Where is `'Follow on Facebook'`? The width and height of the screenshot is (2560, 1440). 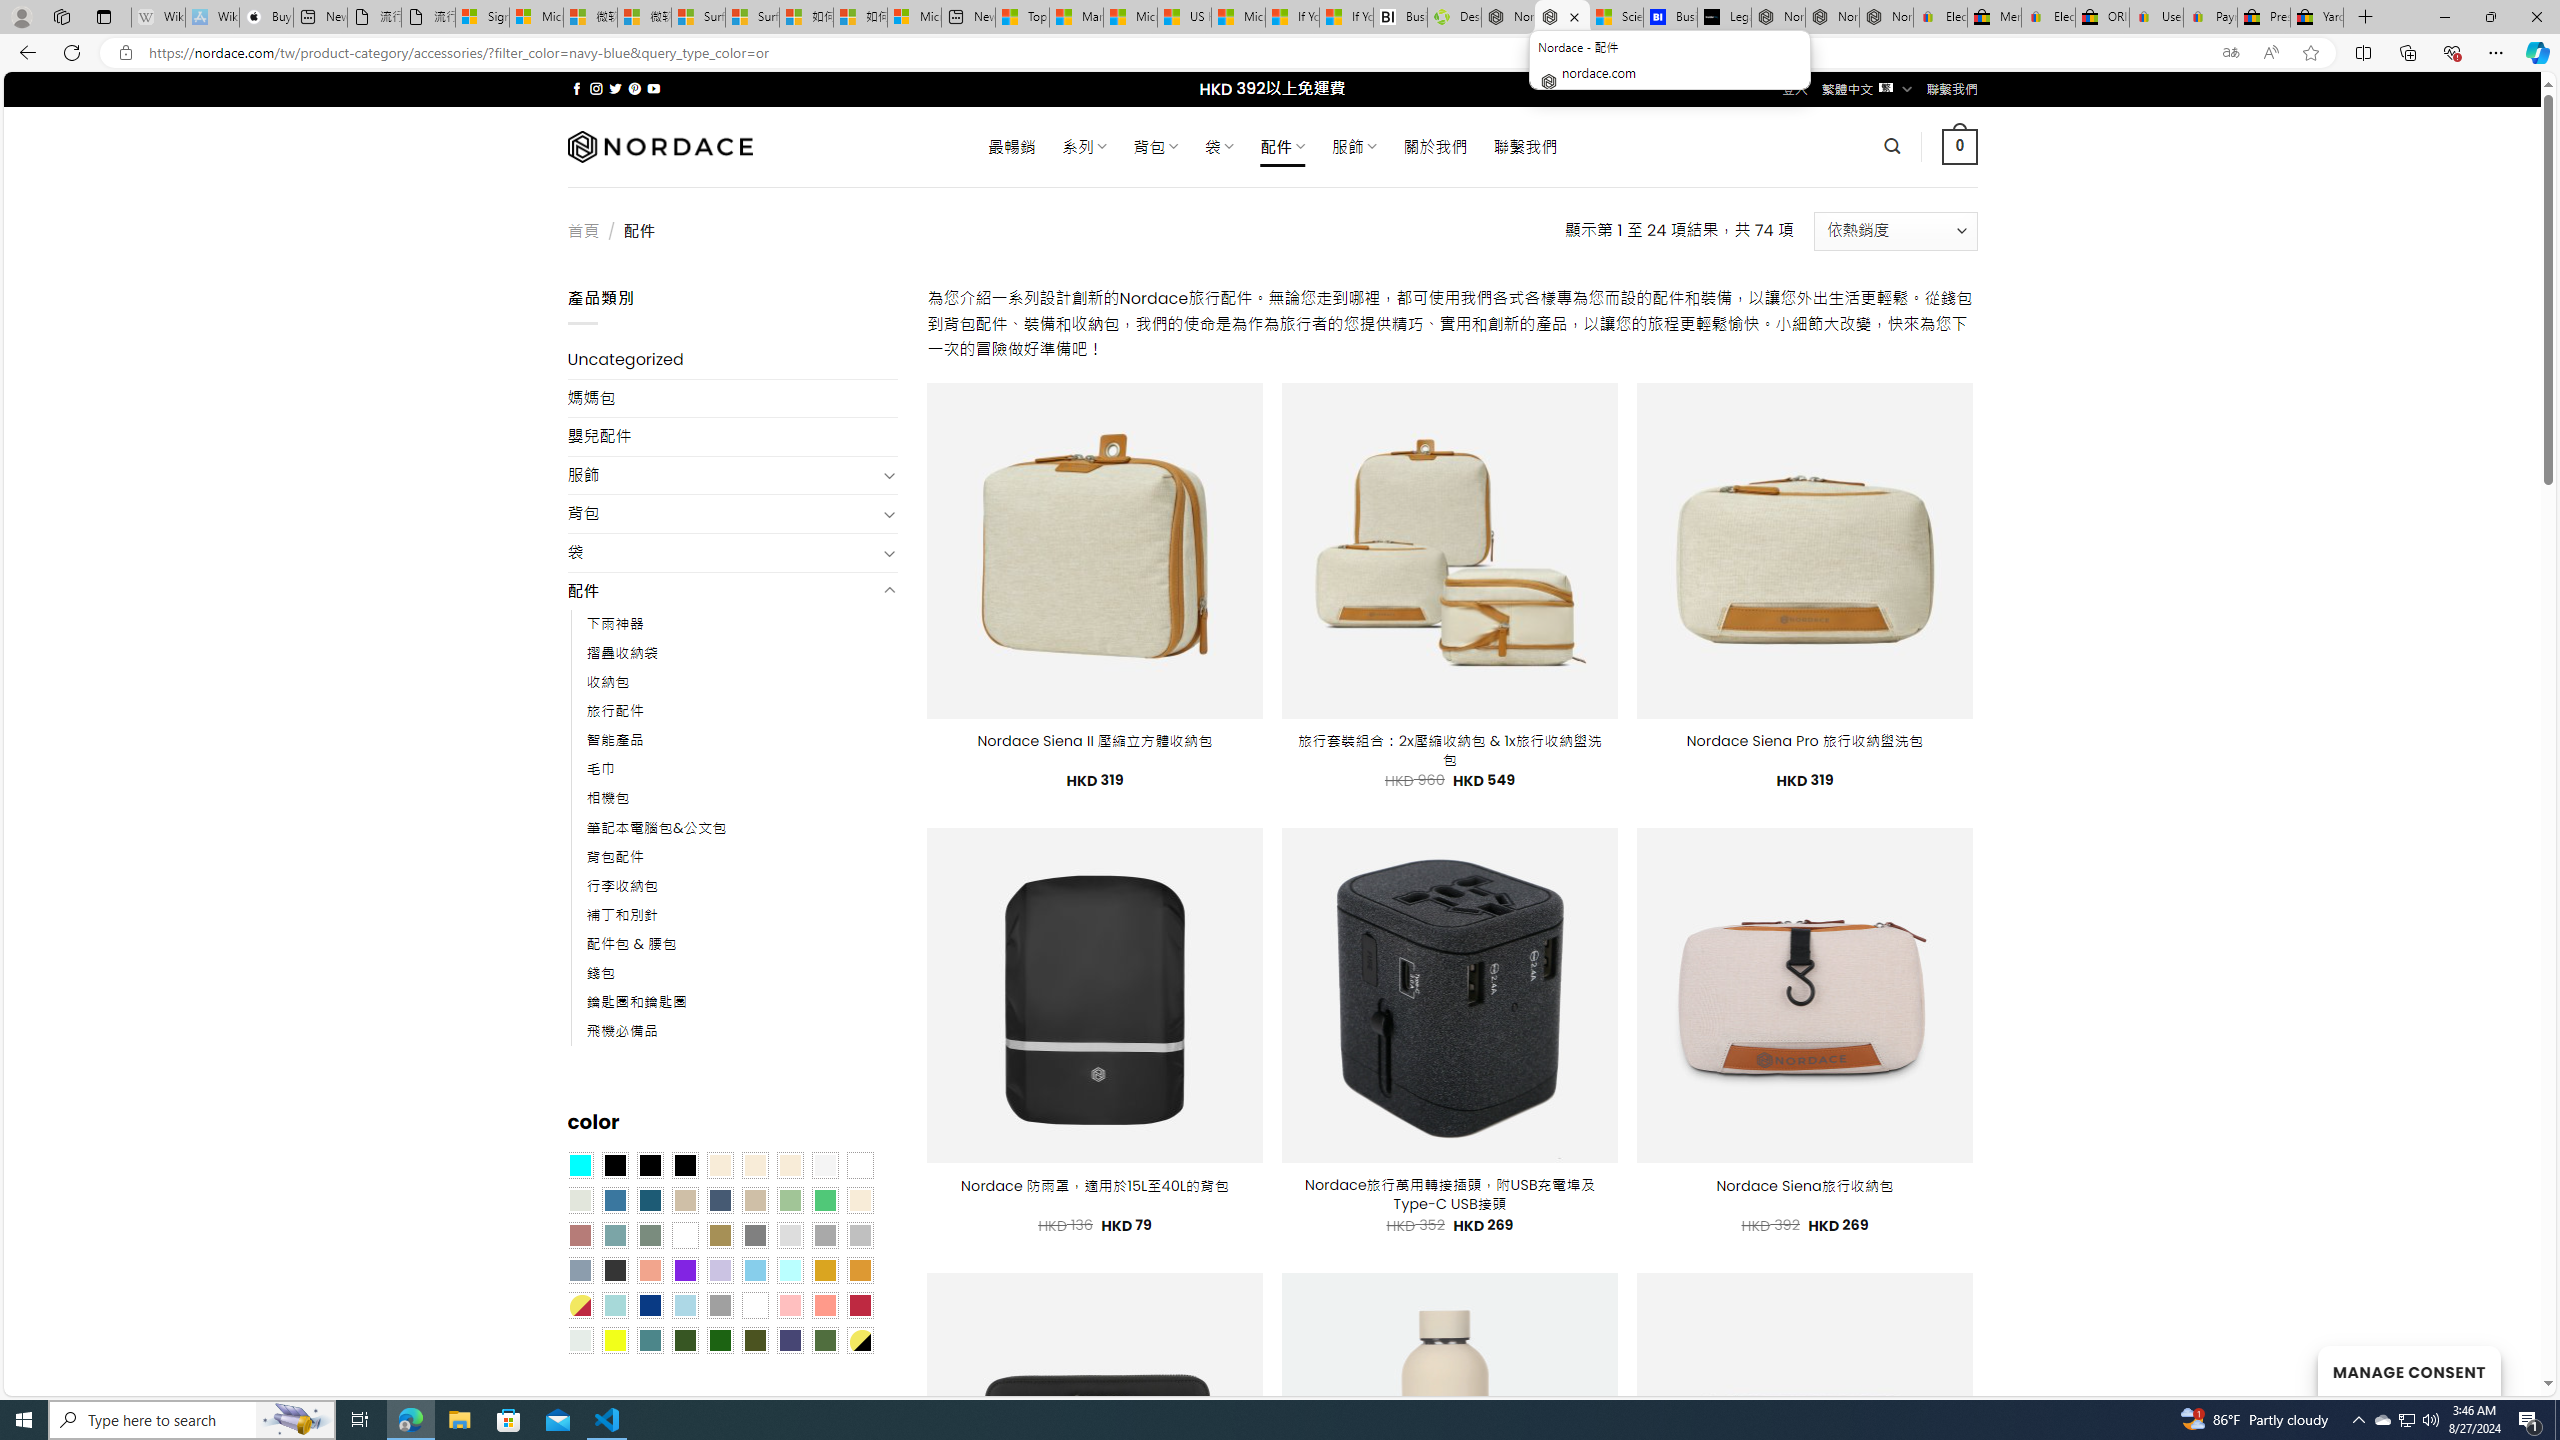 'Follow on Facebook' is located at coordinates (576, 88).